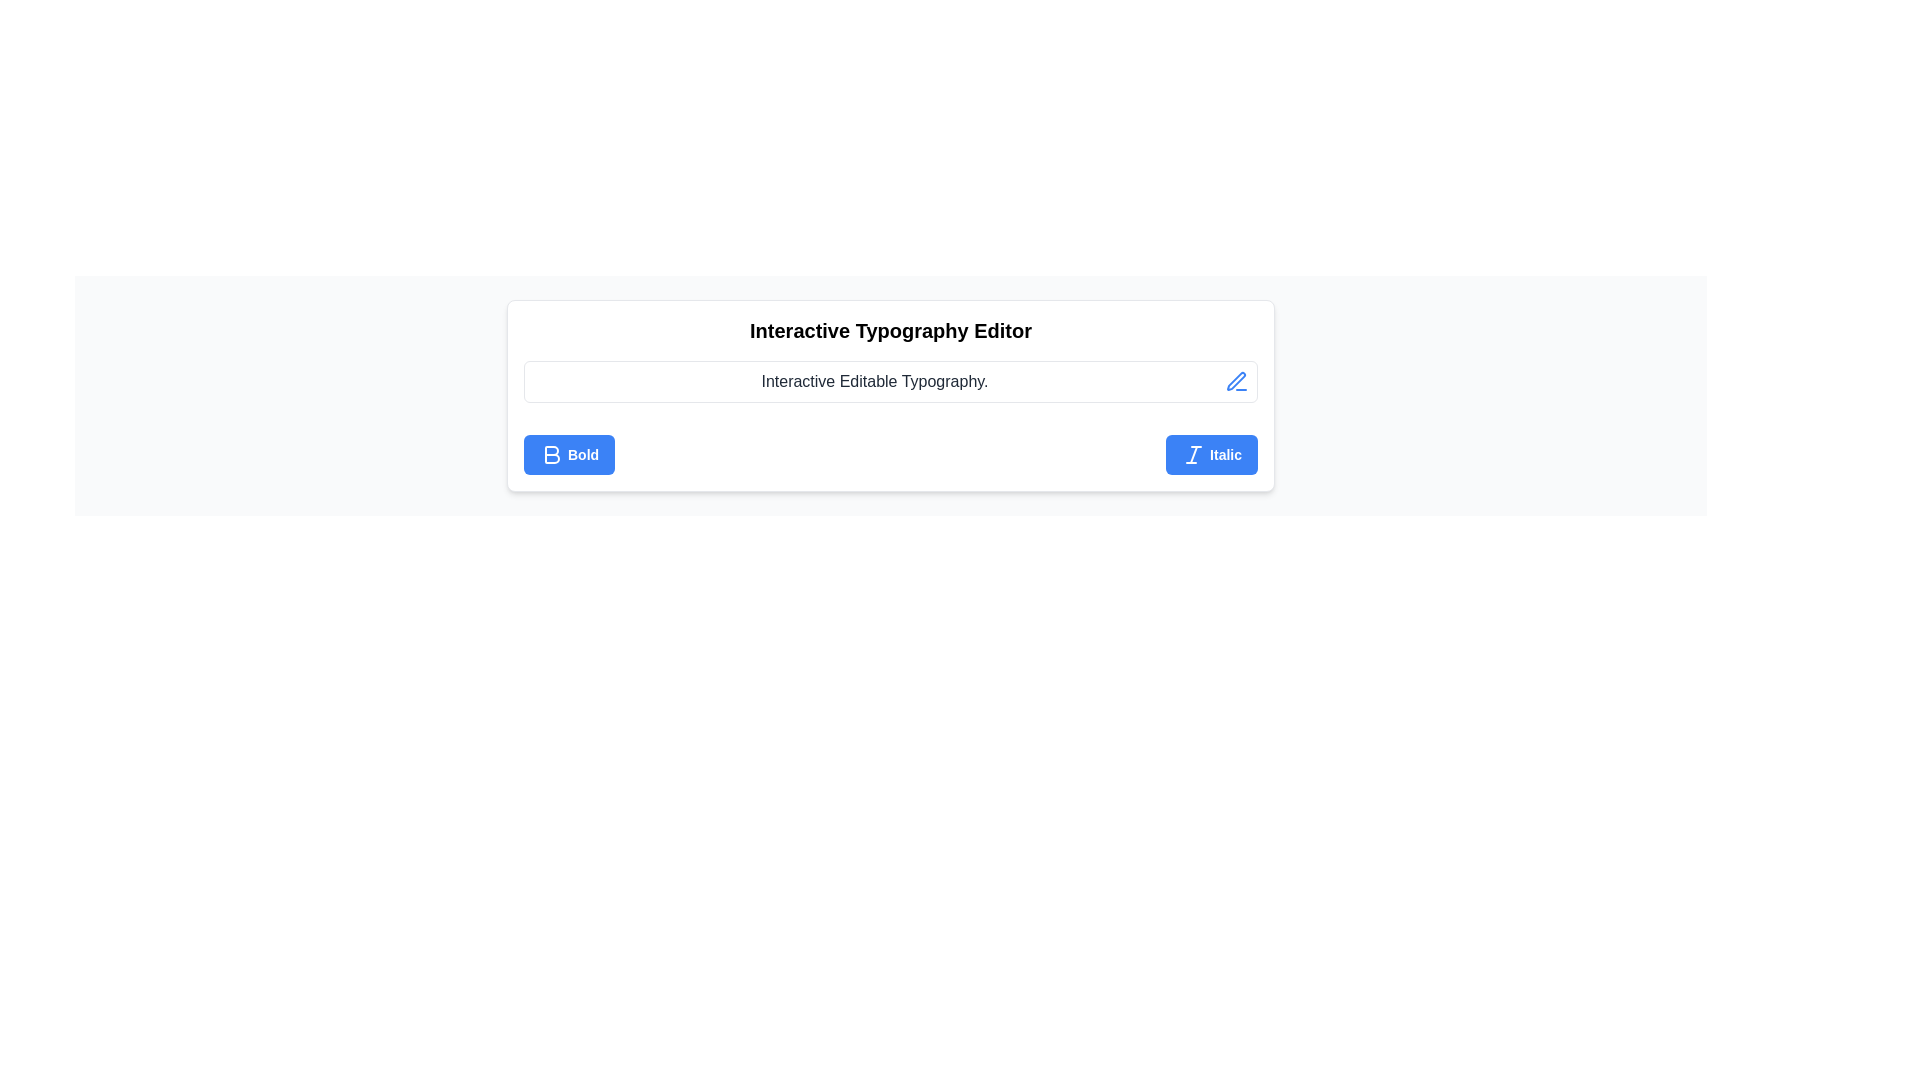  I want to click on the decorative icon for the bold button located at the bottom-left of the editor panel, which serves as a visual indication for toggling bold formatting, so click(552, 455).